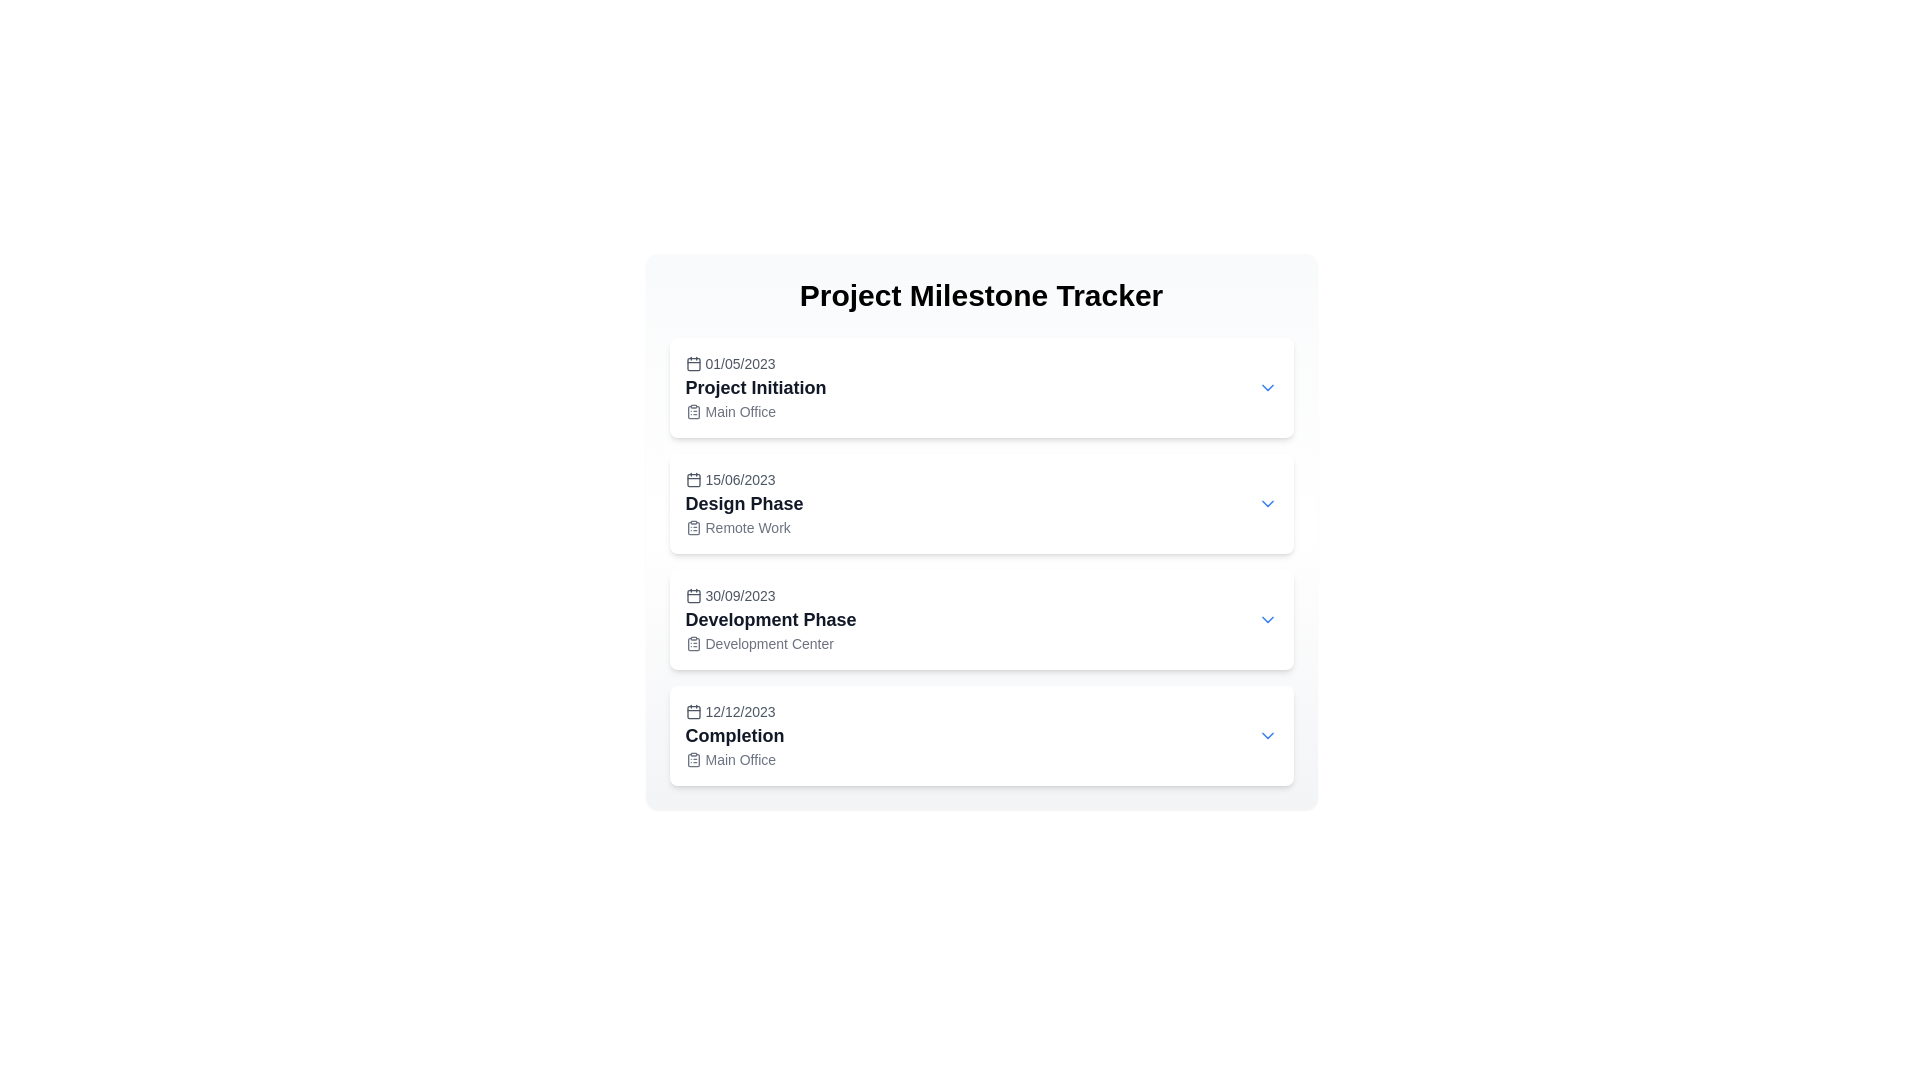 The height and width of the screenshot is (1080, 1920). I want to click on displayed text on the label representing the title or designation of a milestone in the second milestone panel from the top, which is centrally located with the date above and location text below, so click(743, 503).